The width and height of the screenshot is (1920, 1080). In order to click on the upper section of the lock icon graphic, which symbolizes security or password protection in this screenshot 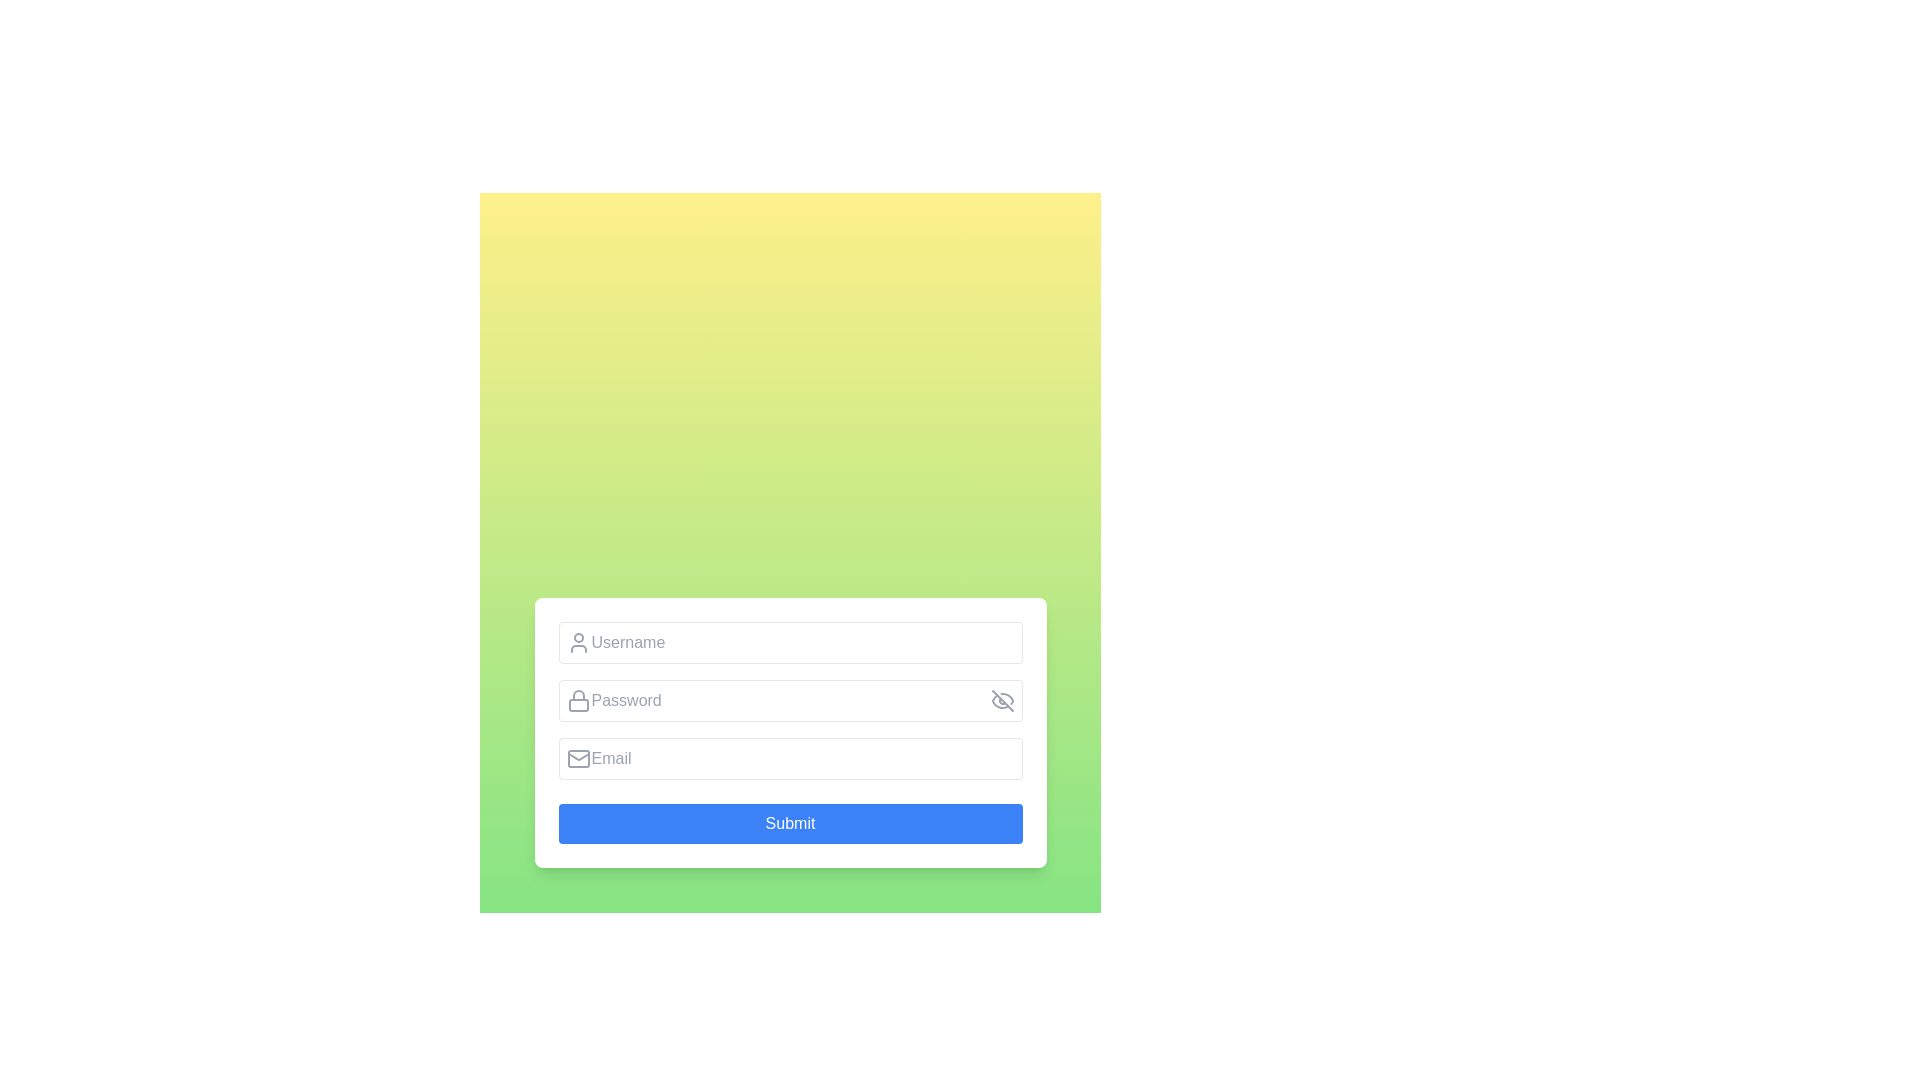, I will do `click(577, 694)`.